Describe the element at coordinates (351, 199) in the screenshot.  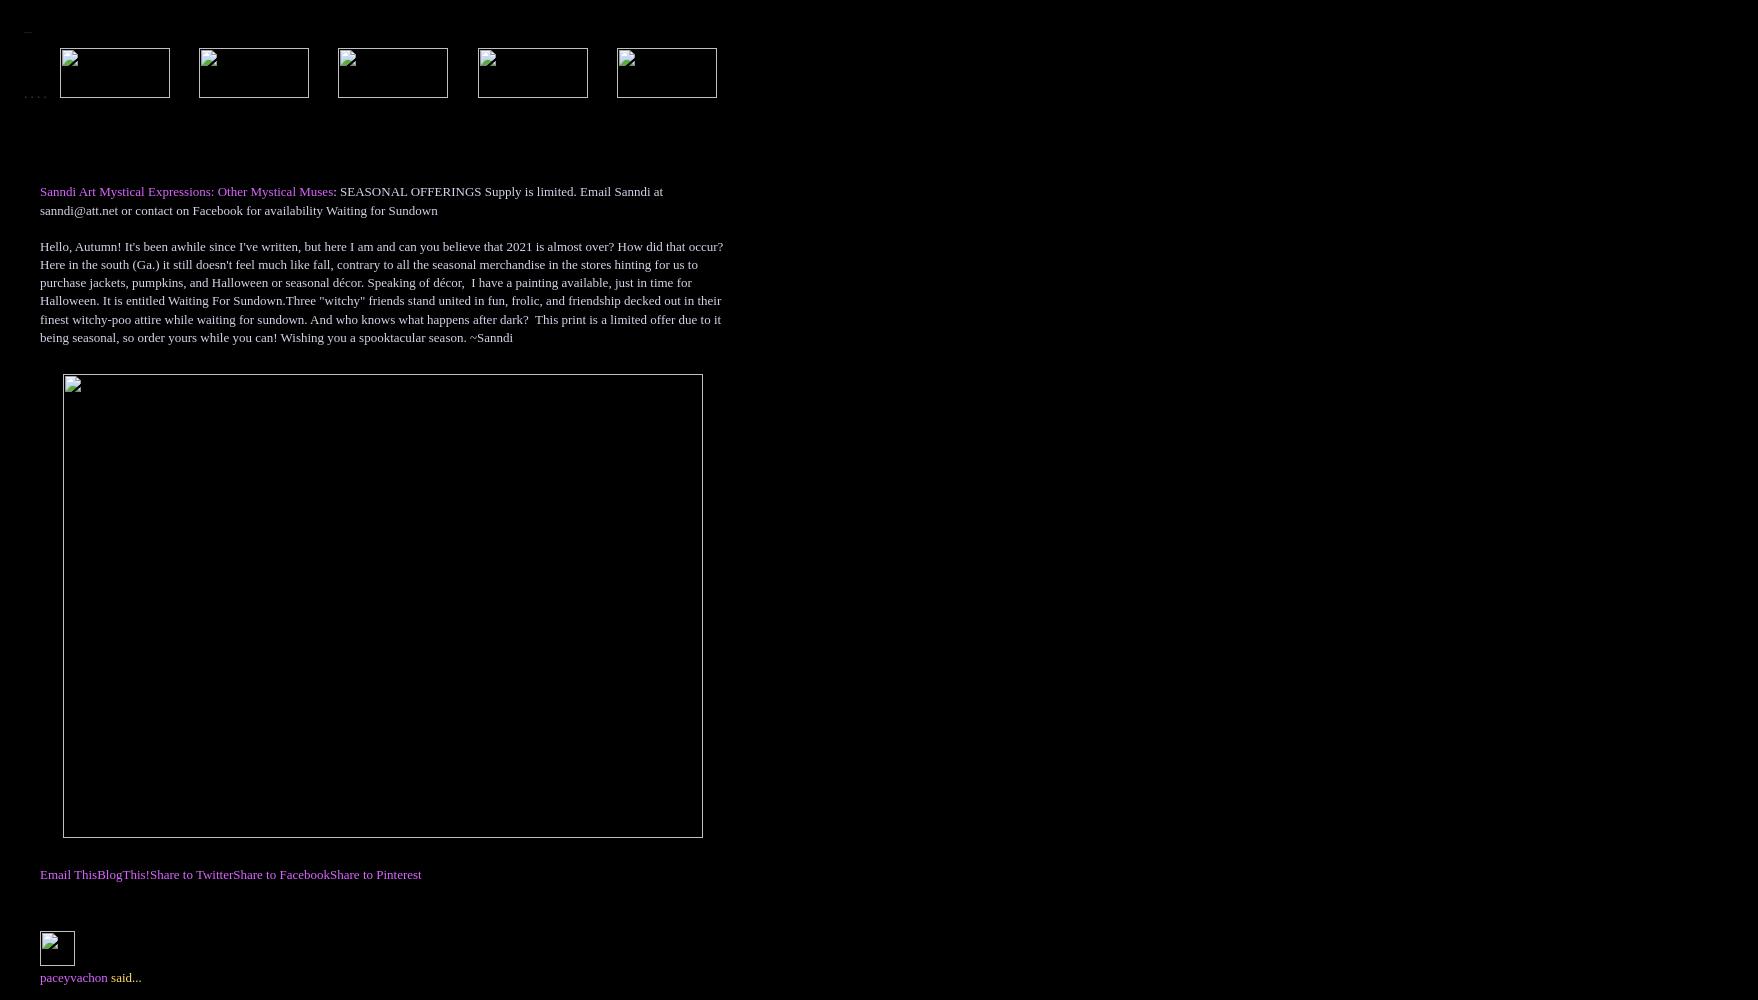
I see `': SEASONAL OFFERINGS Supply is limited. Email Sanndi at sanndi@att.net or contact on Facebook for availability Waiting for Sundown'` at that location.